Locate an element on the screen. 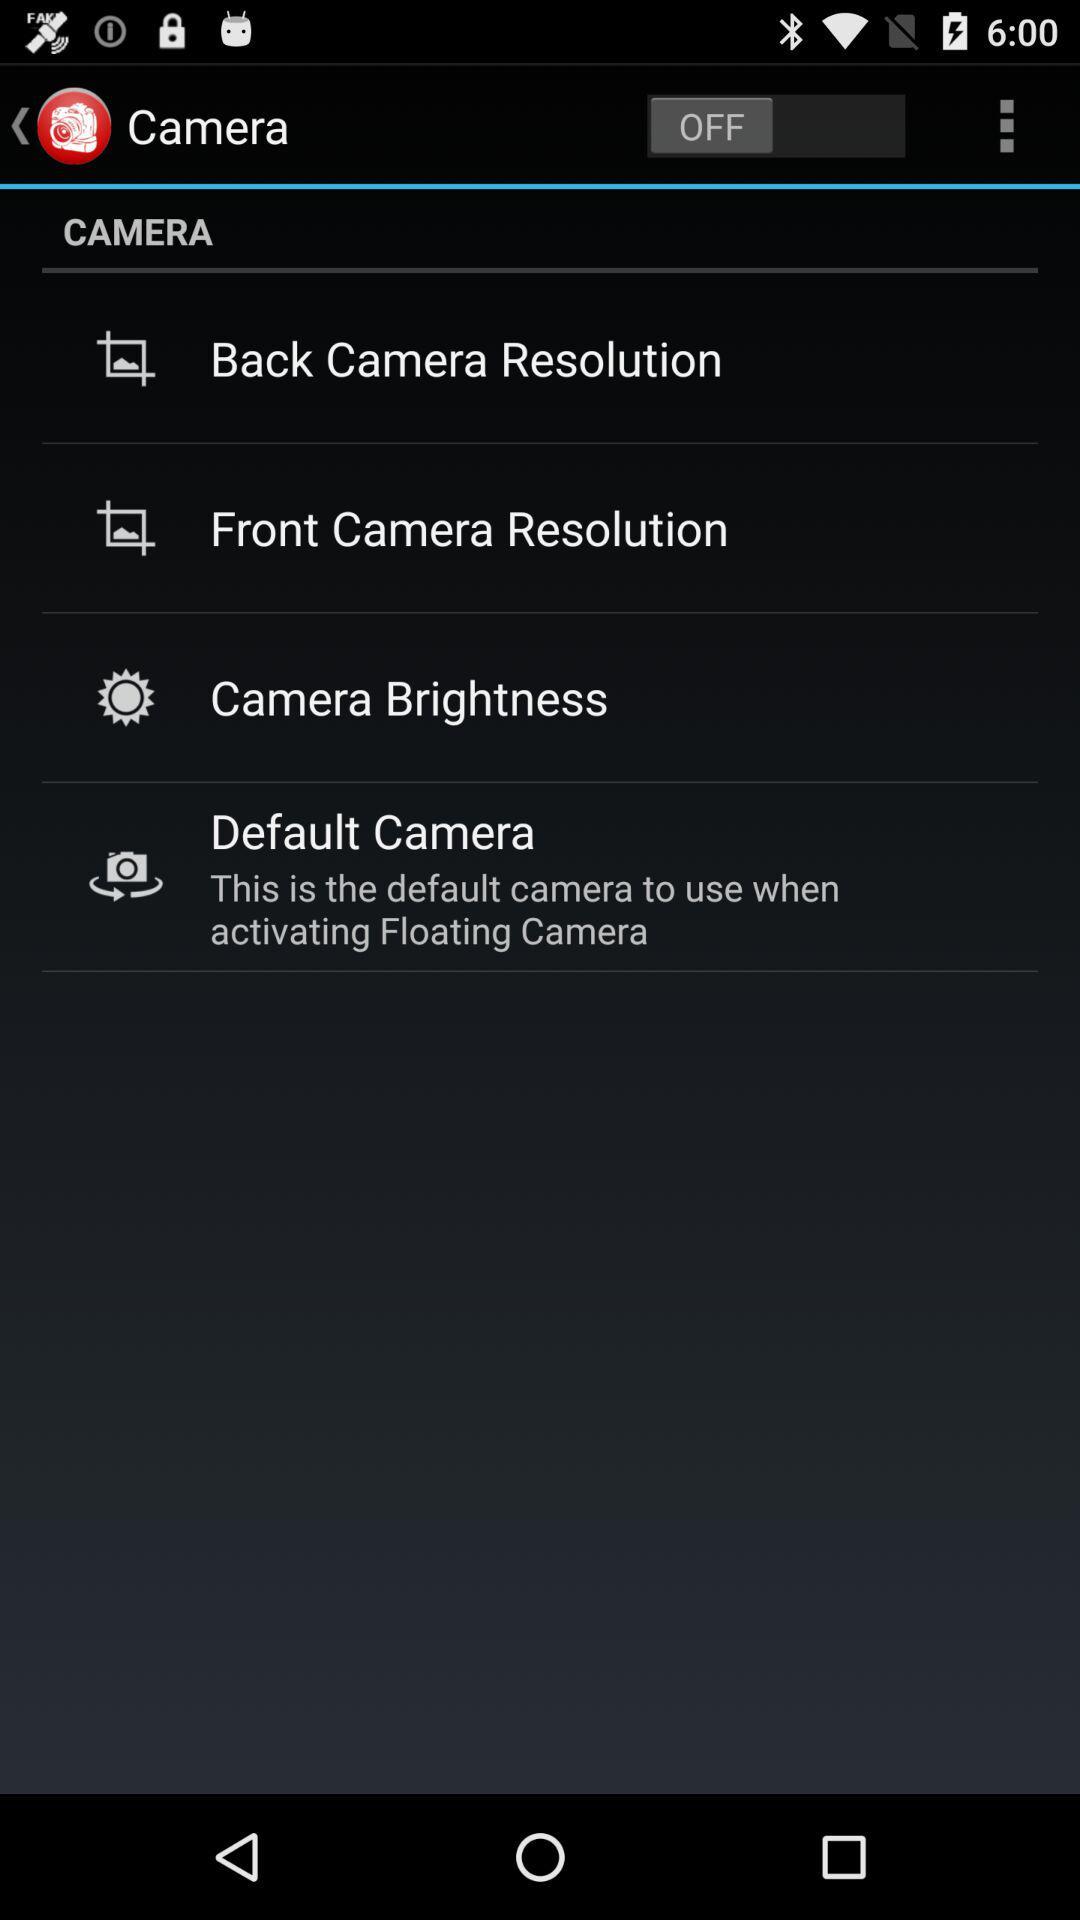 This screenshot has width=1080, height=1920. icon below the front camera resolution app is located at coordinates (408, 697).